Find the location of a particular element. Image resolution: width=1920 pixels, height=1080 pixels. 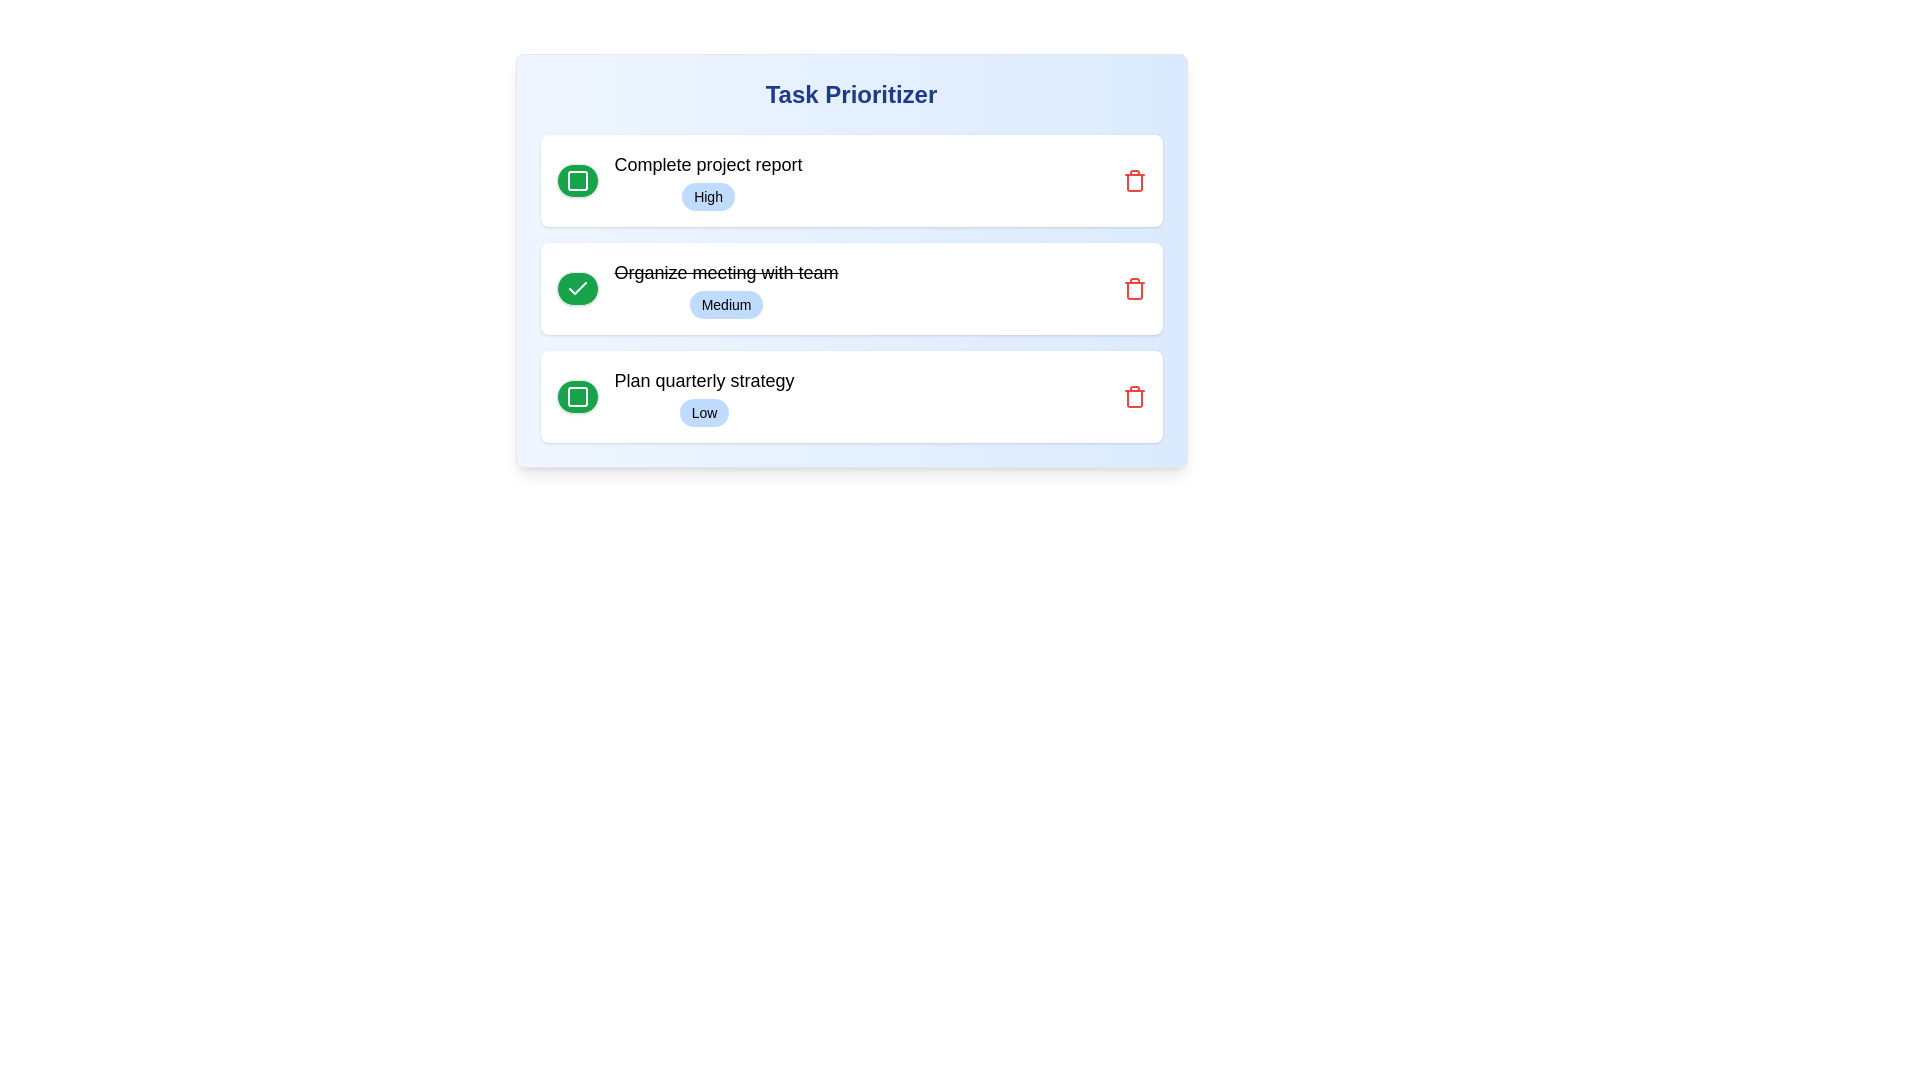

the green circular button with a white checkmark icon is located at coordinates (576, 289).